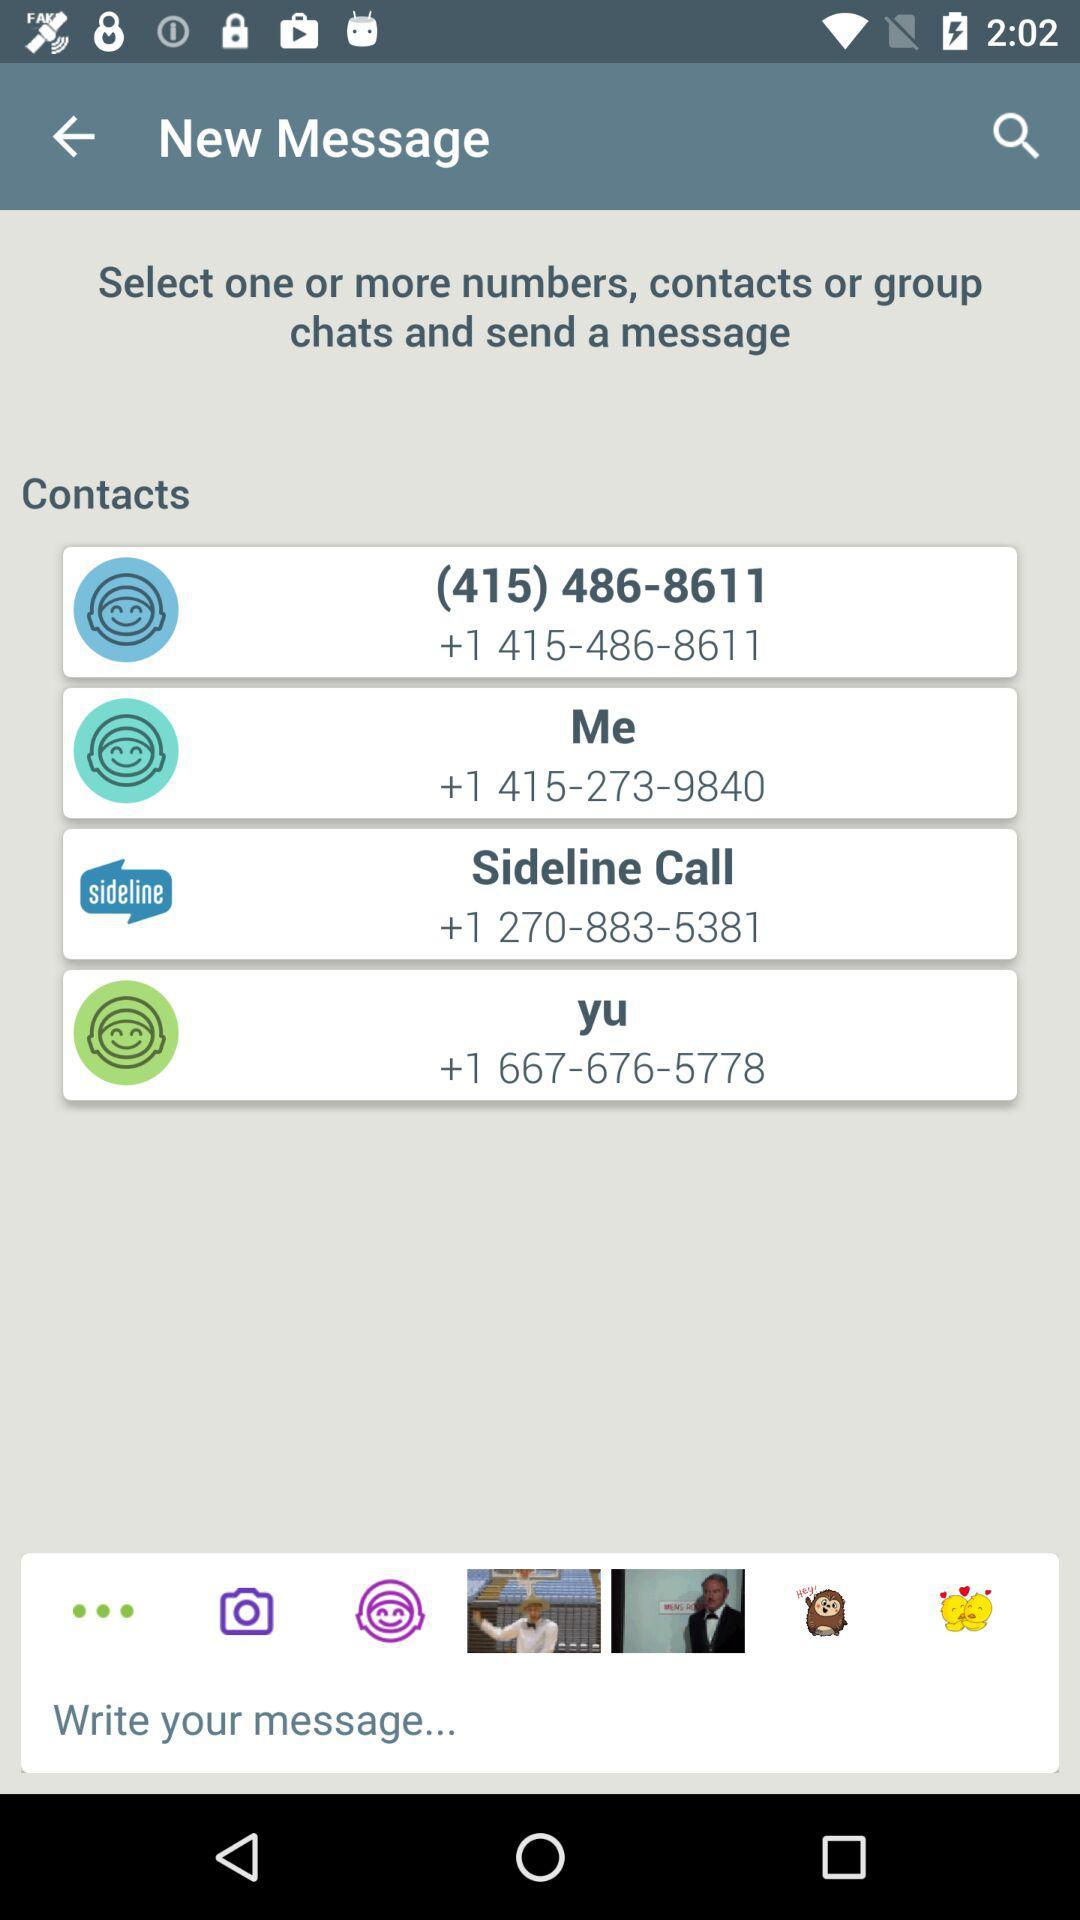 This screenshot has height=1920, width=1080. Describe the element at coordinates (677, 1611) in the screenshot. I see `send picture` at that location.